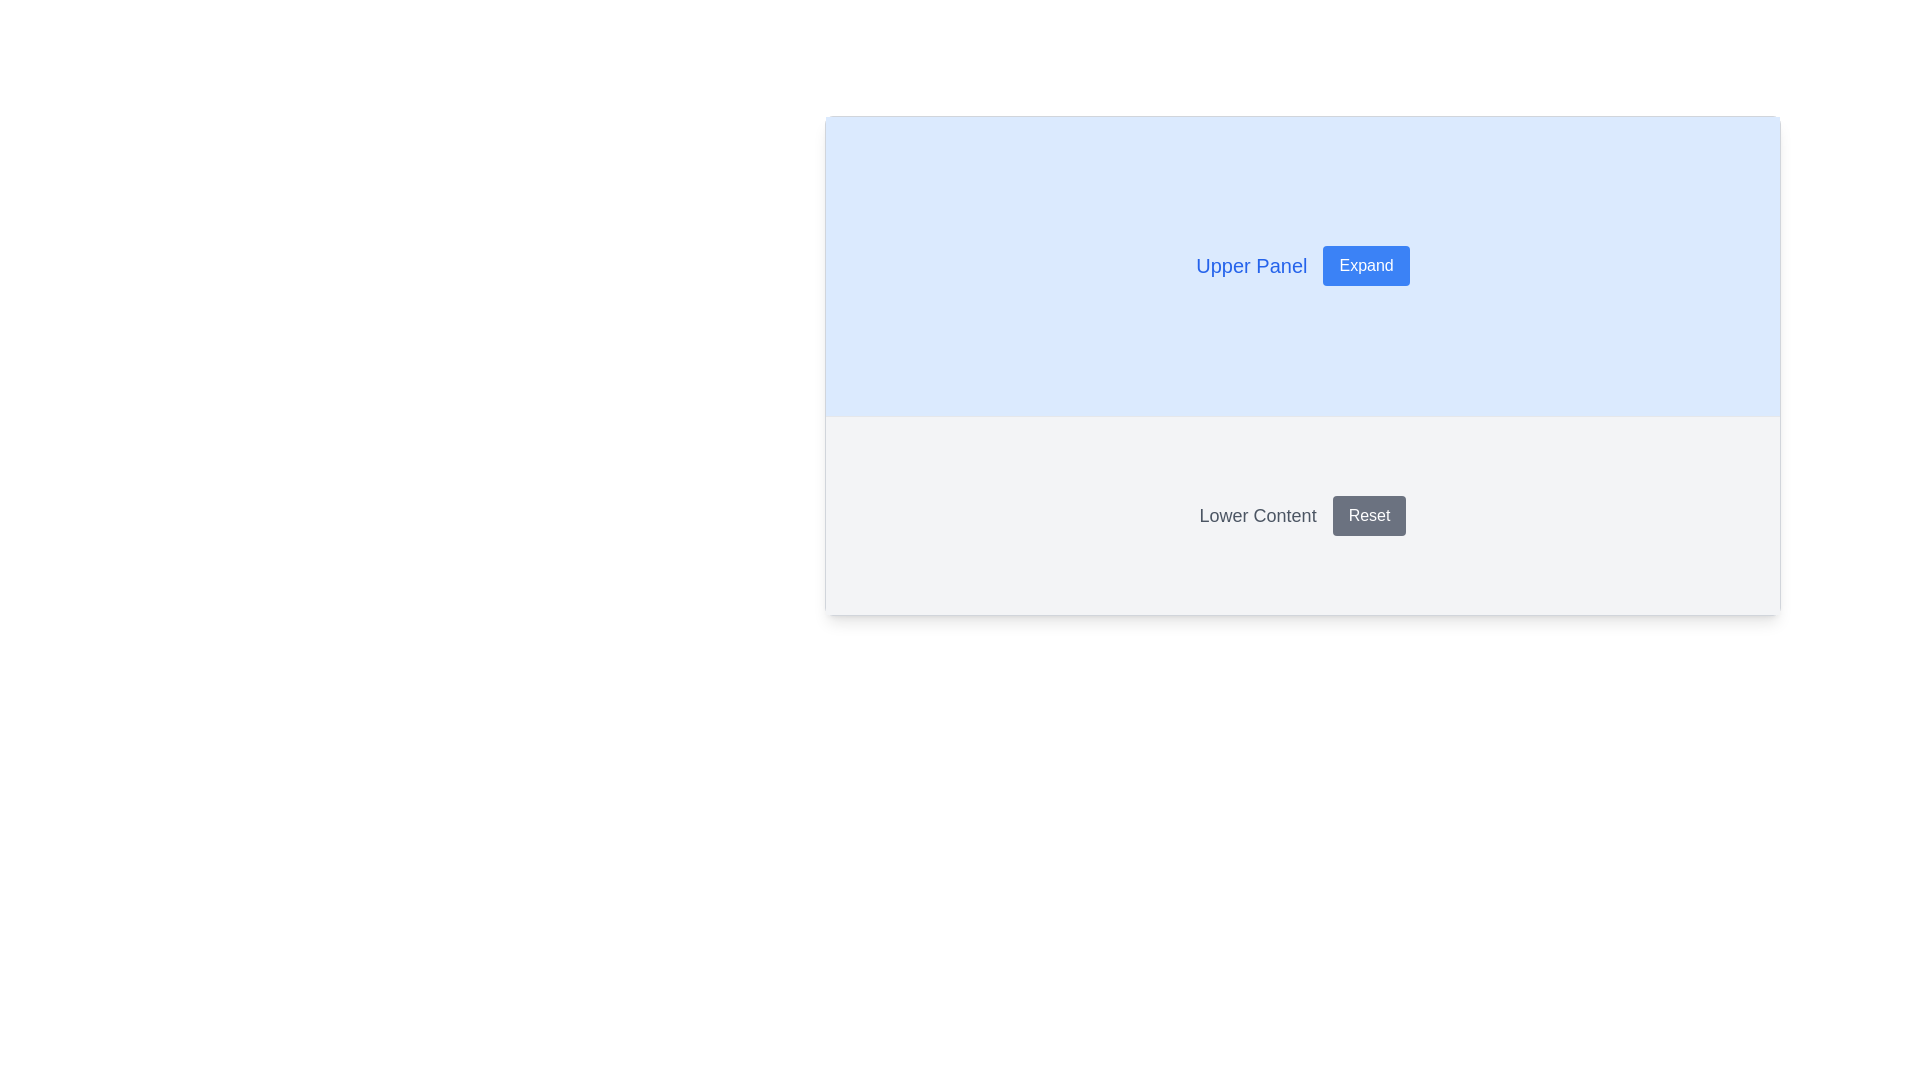  Describe the element at coordinates (1365, 265) in the screenshot. I see `the 'Expand' button, which is a rectangular button with white text on a blue background located in the upper panel, adjacent to the text 'Upper Panel'` at that location.